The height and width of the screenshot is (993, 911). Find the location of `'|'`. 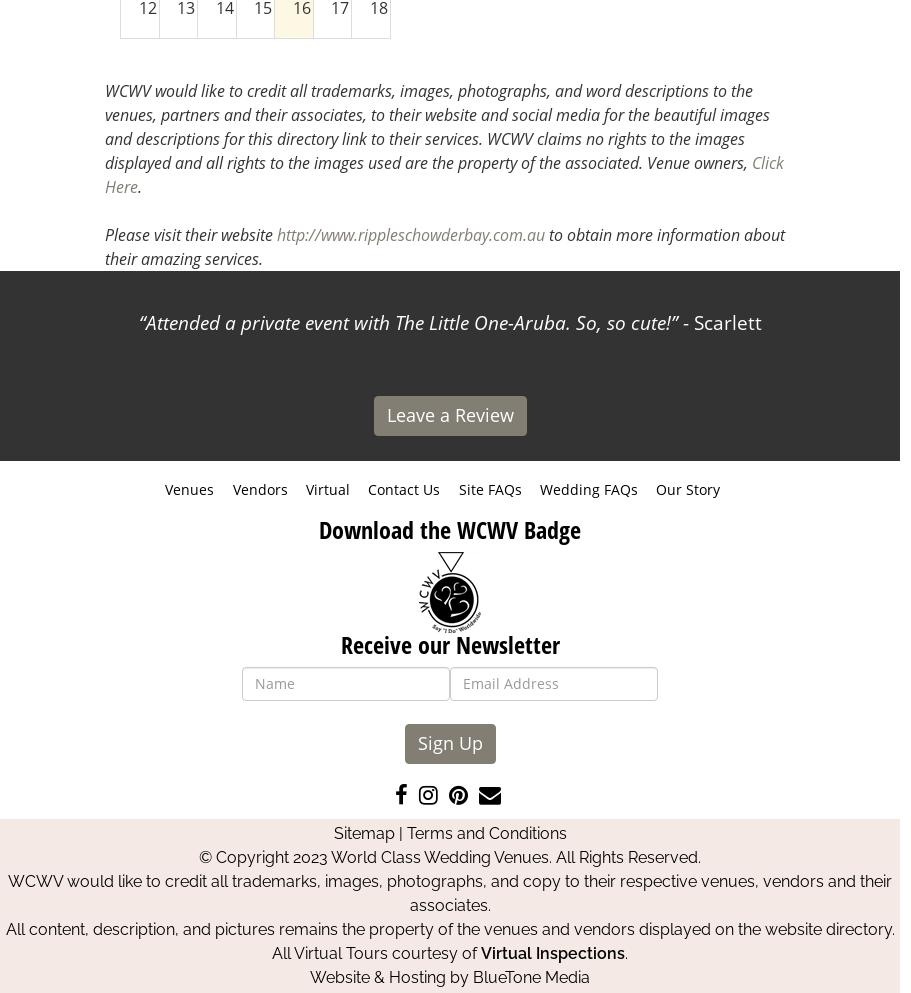

'|' is located at coordinates (399, 832).